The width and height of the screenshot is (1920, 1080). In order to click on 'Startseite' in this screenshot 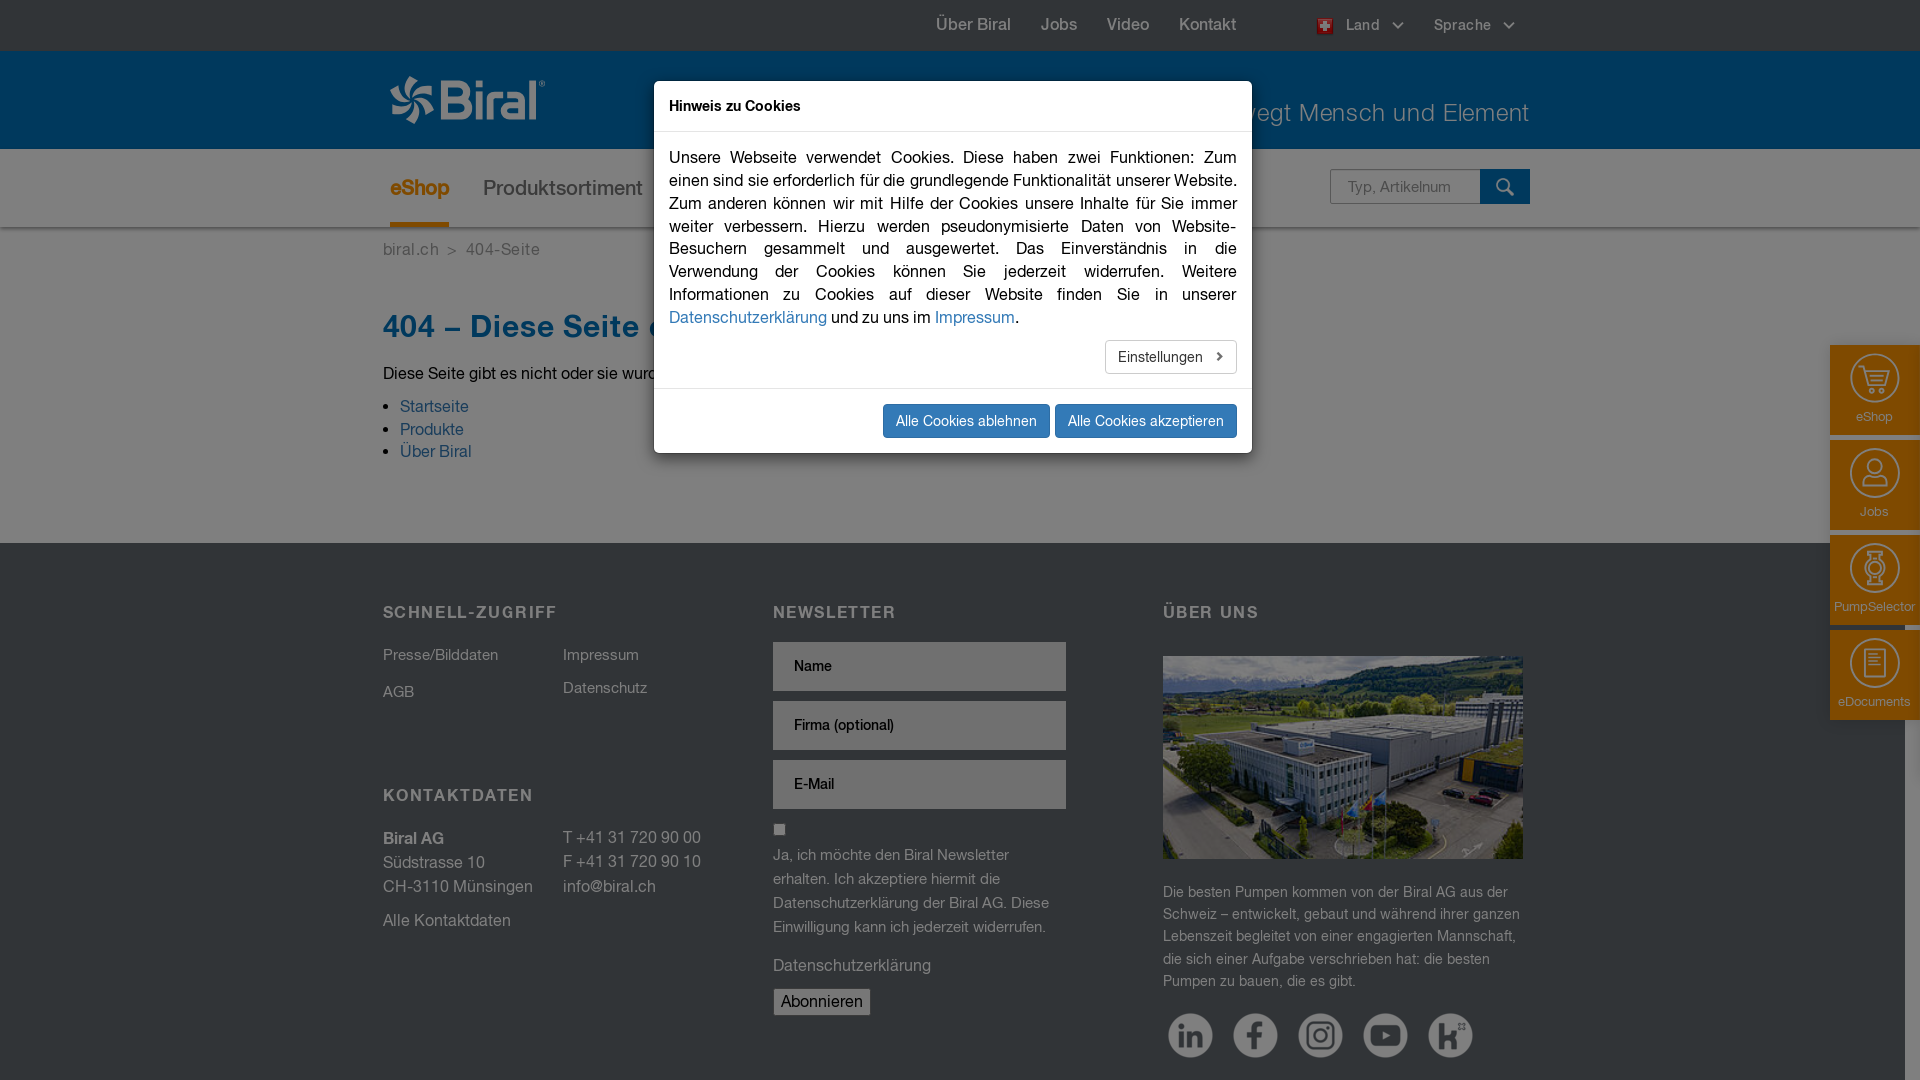, I will do `click(433, 405)`.